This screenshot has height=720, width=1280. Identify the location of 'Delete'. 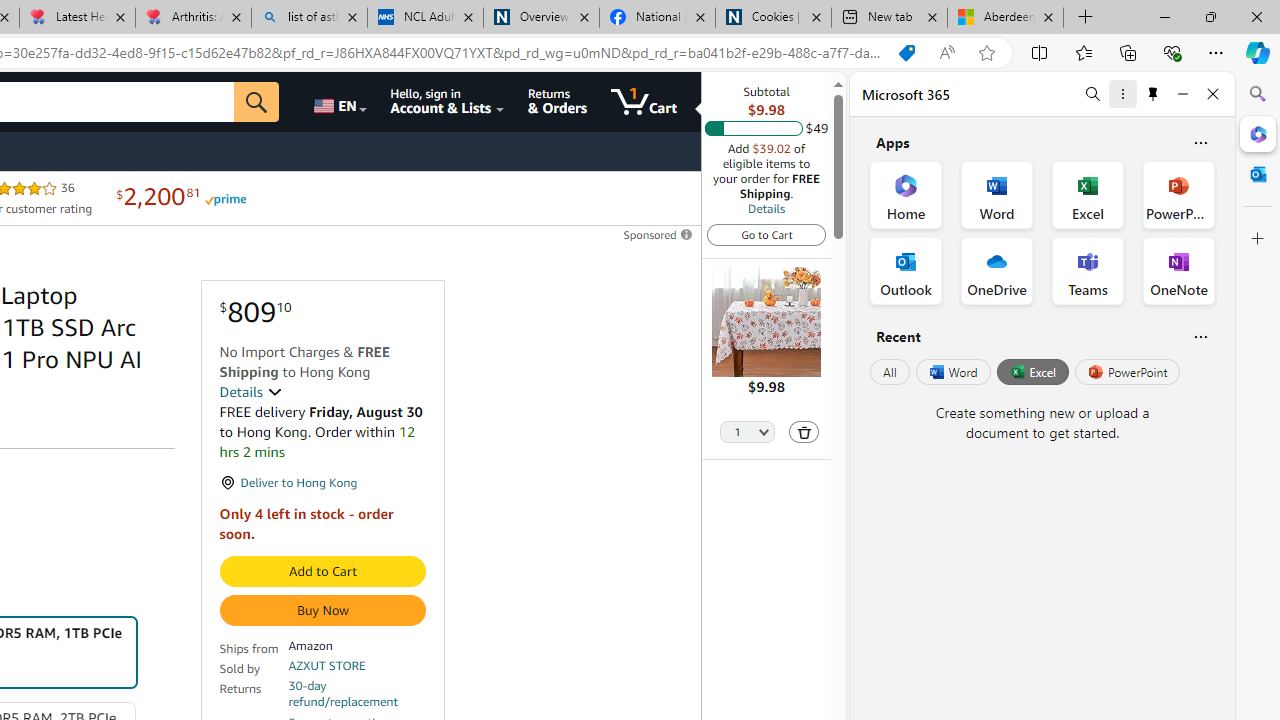
(803, 430).